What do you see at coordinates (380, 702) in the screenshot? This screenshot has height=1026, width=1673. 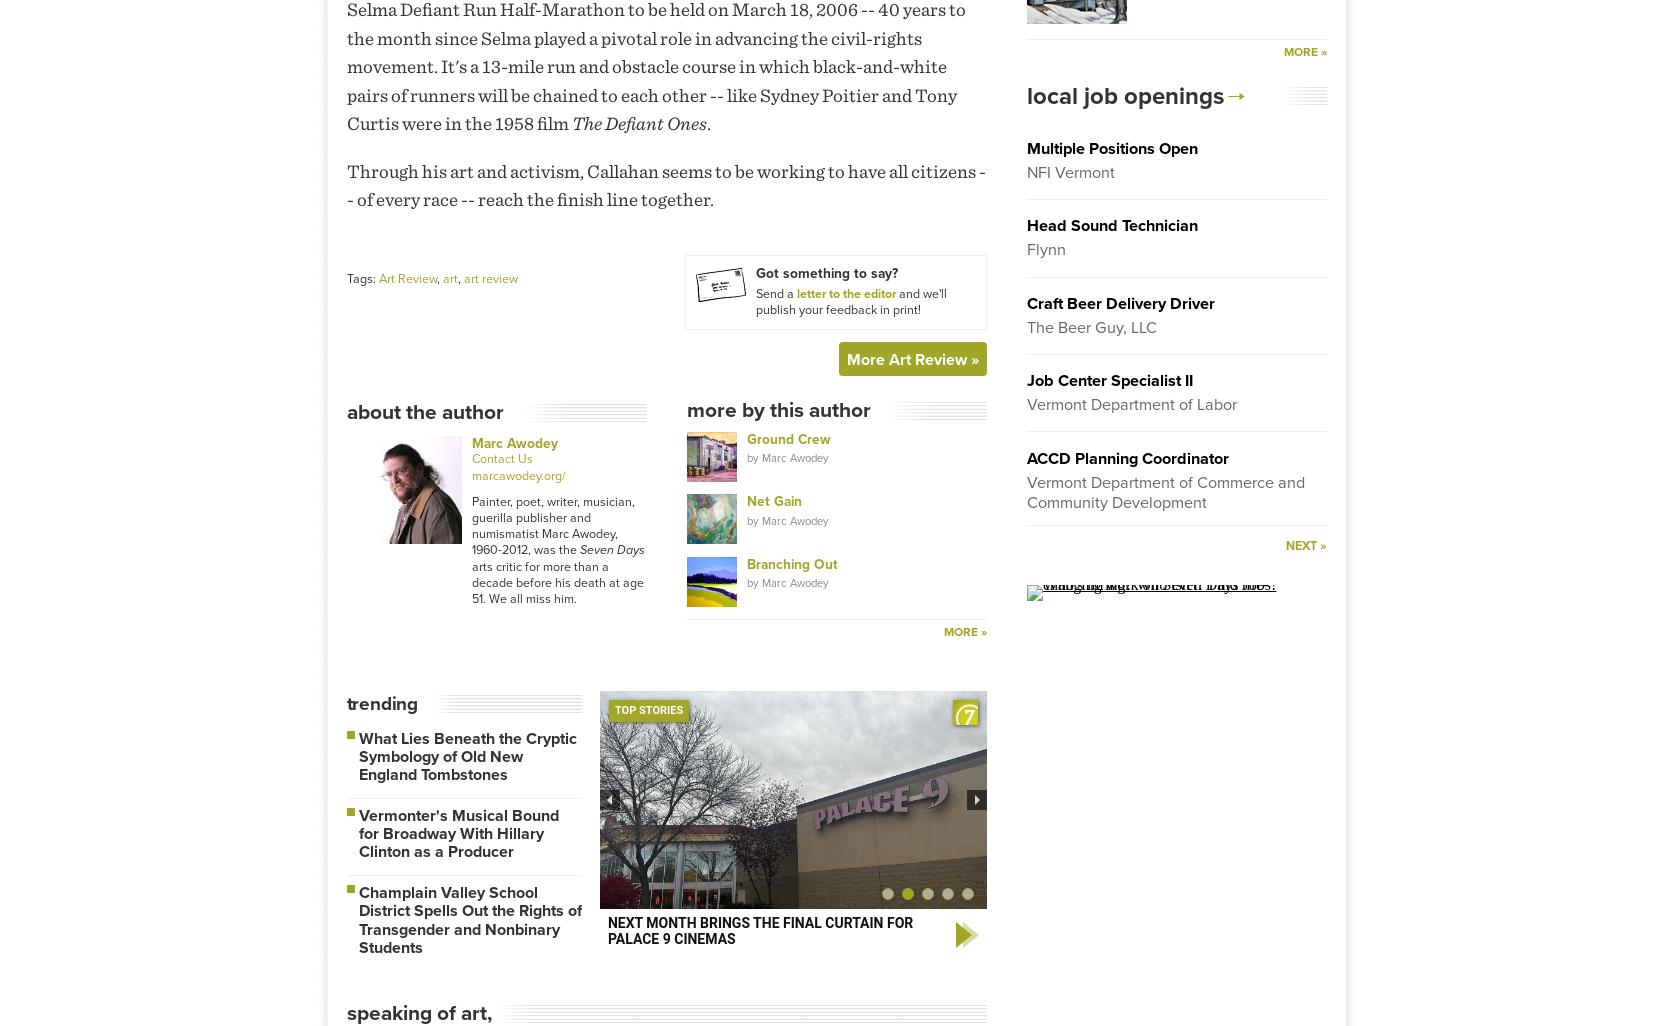 I see `'Trending'` at bounding box center [380, 702].